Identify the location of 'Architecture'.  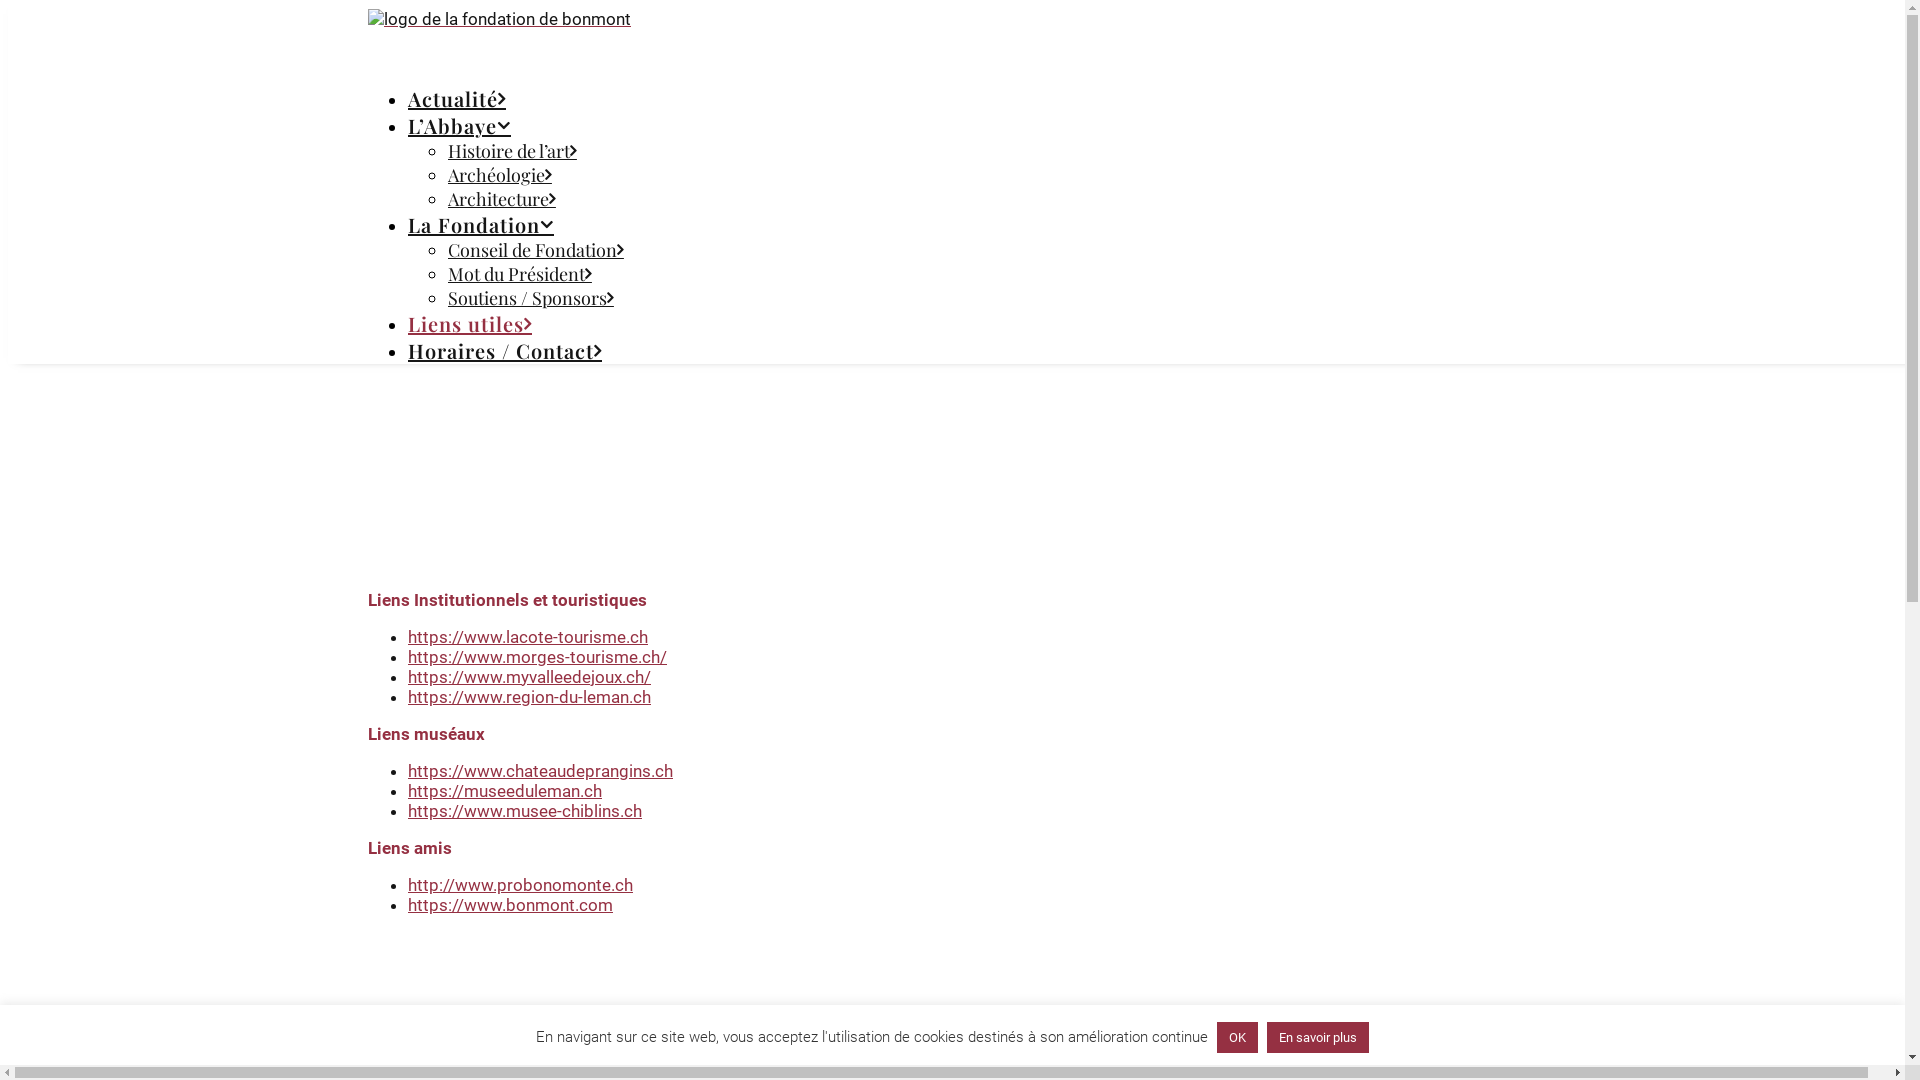
(502, 199).